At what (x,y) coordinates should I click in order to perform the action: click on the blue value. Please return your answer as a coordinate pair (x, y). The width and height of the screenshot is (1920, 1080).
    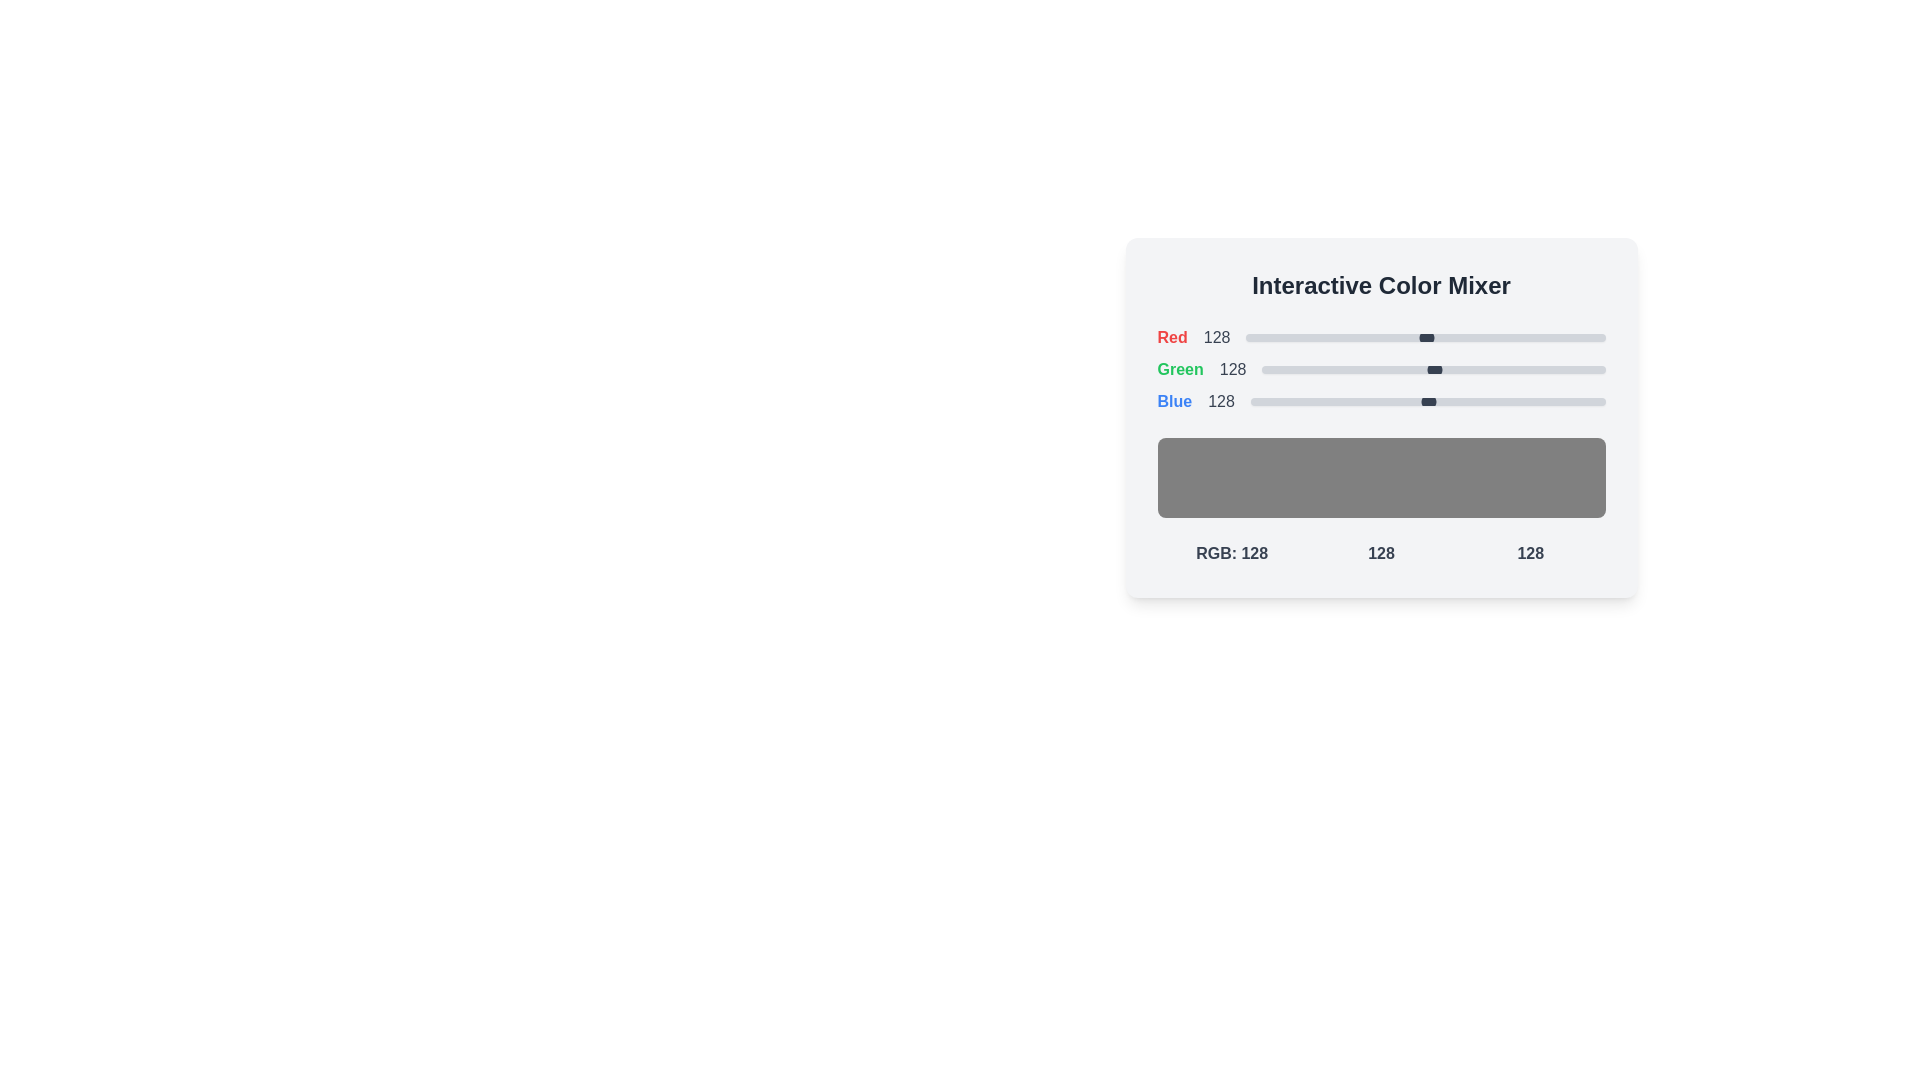
    Looking at the image, I should click on (1463, 401).